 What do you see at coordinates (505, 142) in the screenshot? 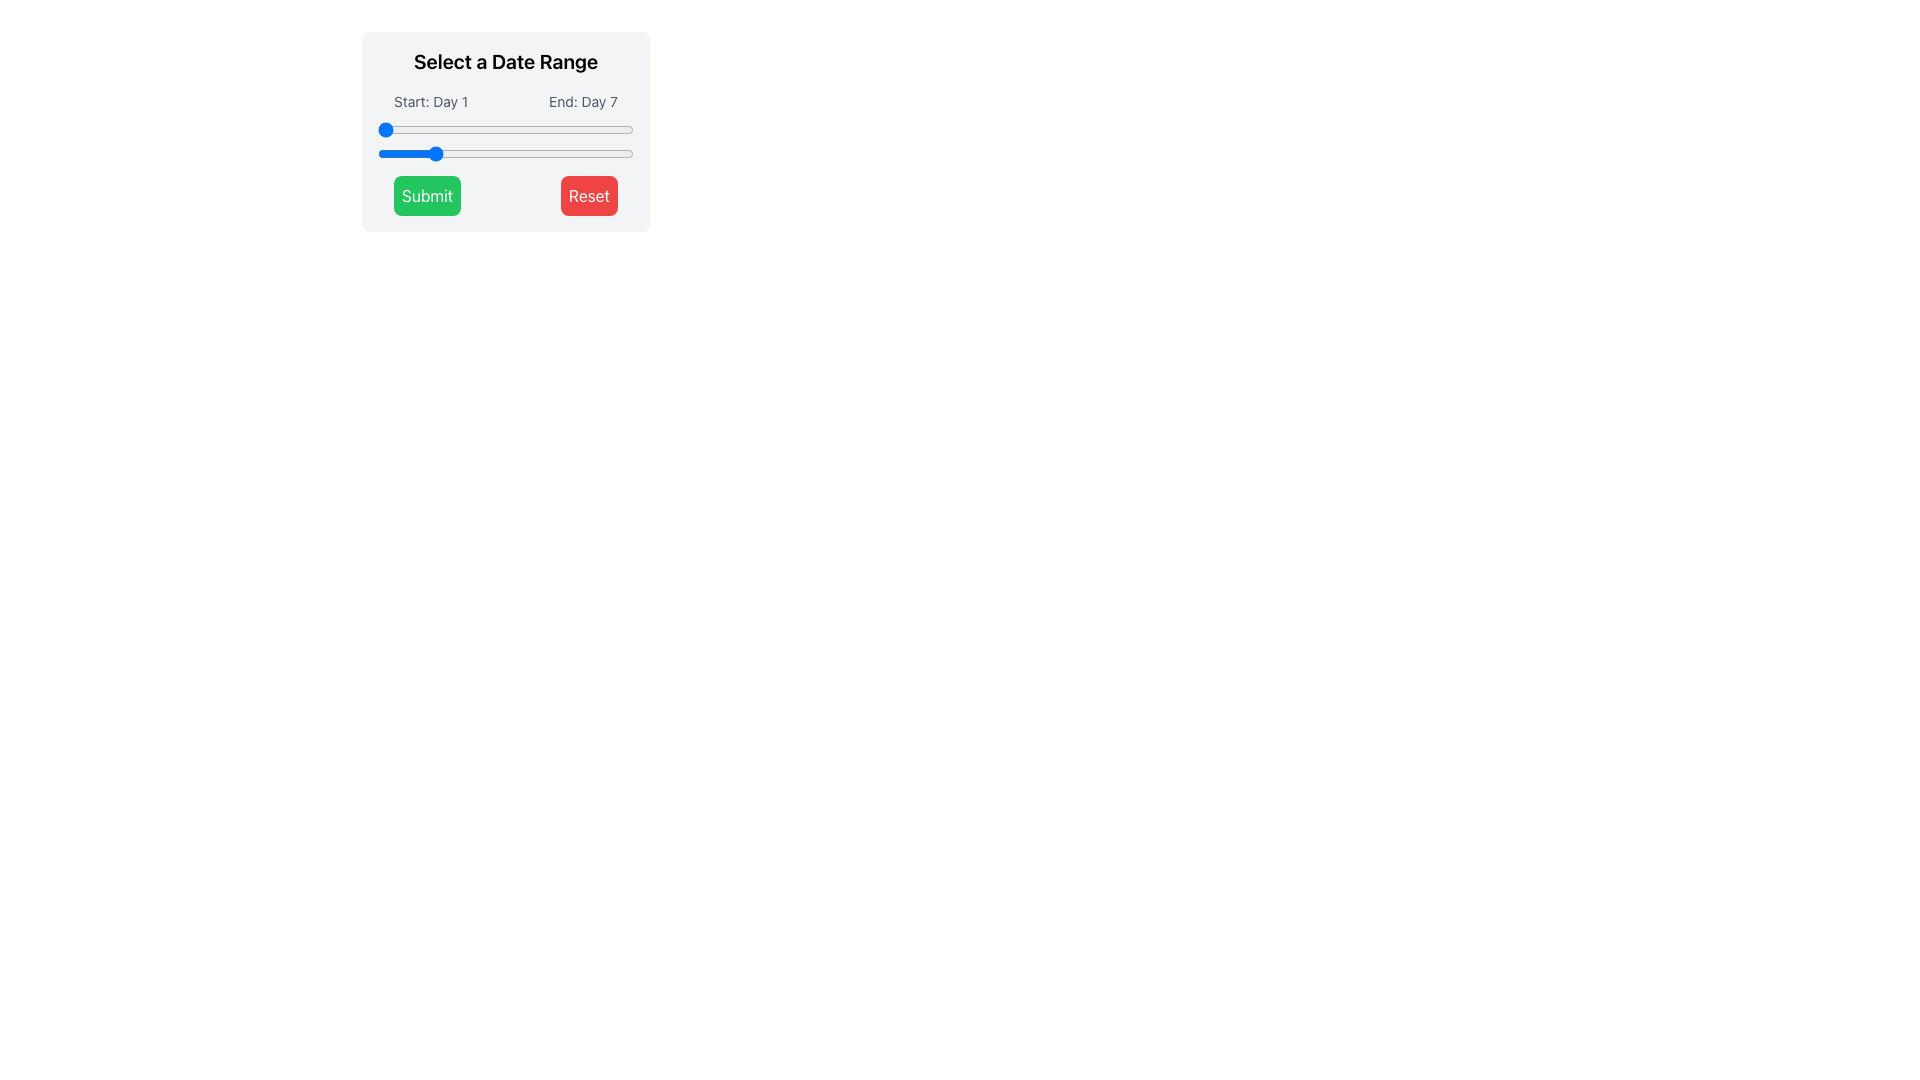
I see `the Slider control located below the 'Start: Day 1' and 'End: Day 7' labels` at bounding box center [505, 142].